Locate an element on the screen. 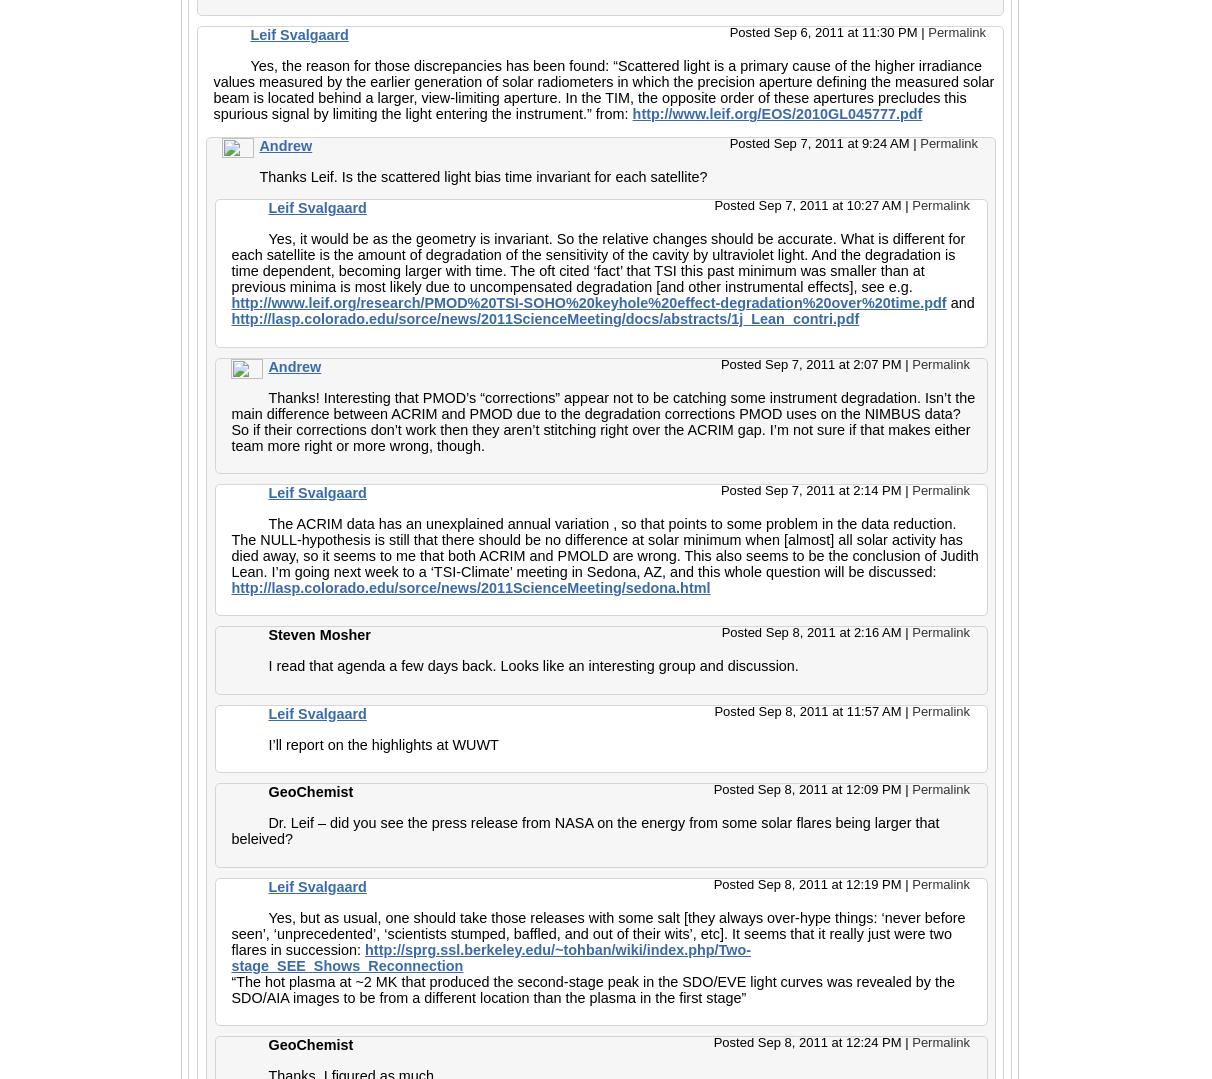 The image size is (1212, 1079). 'Steven Mosher' is located at coordinates (267, 633).